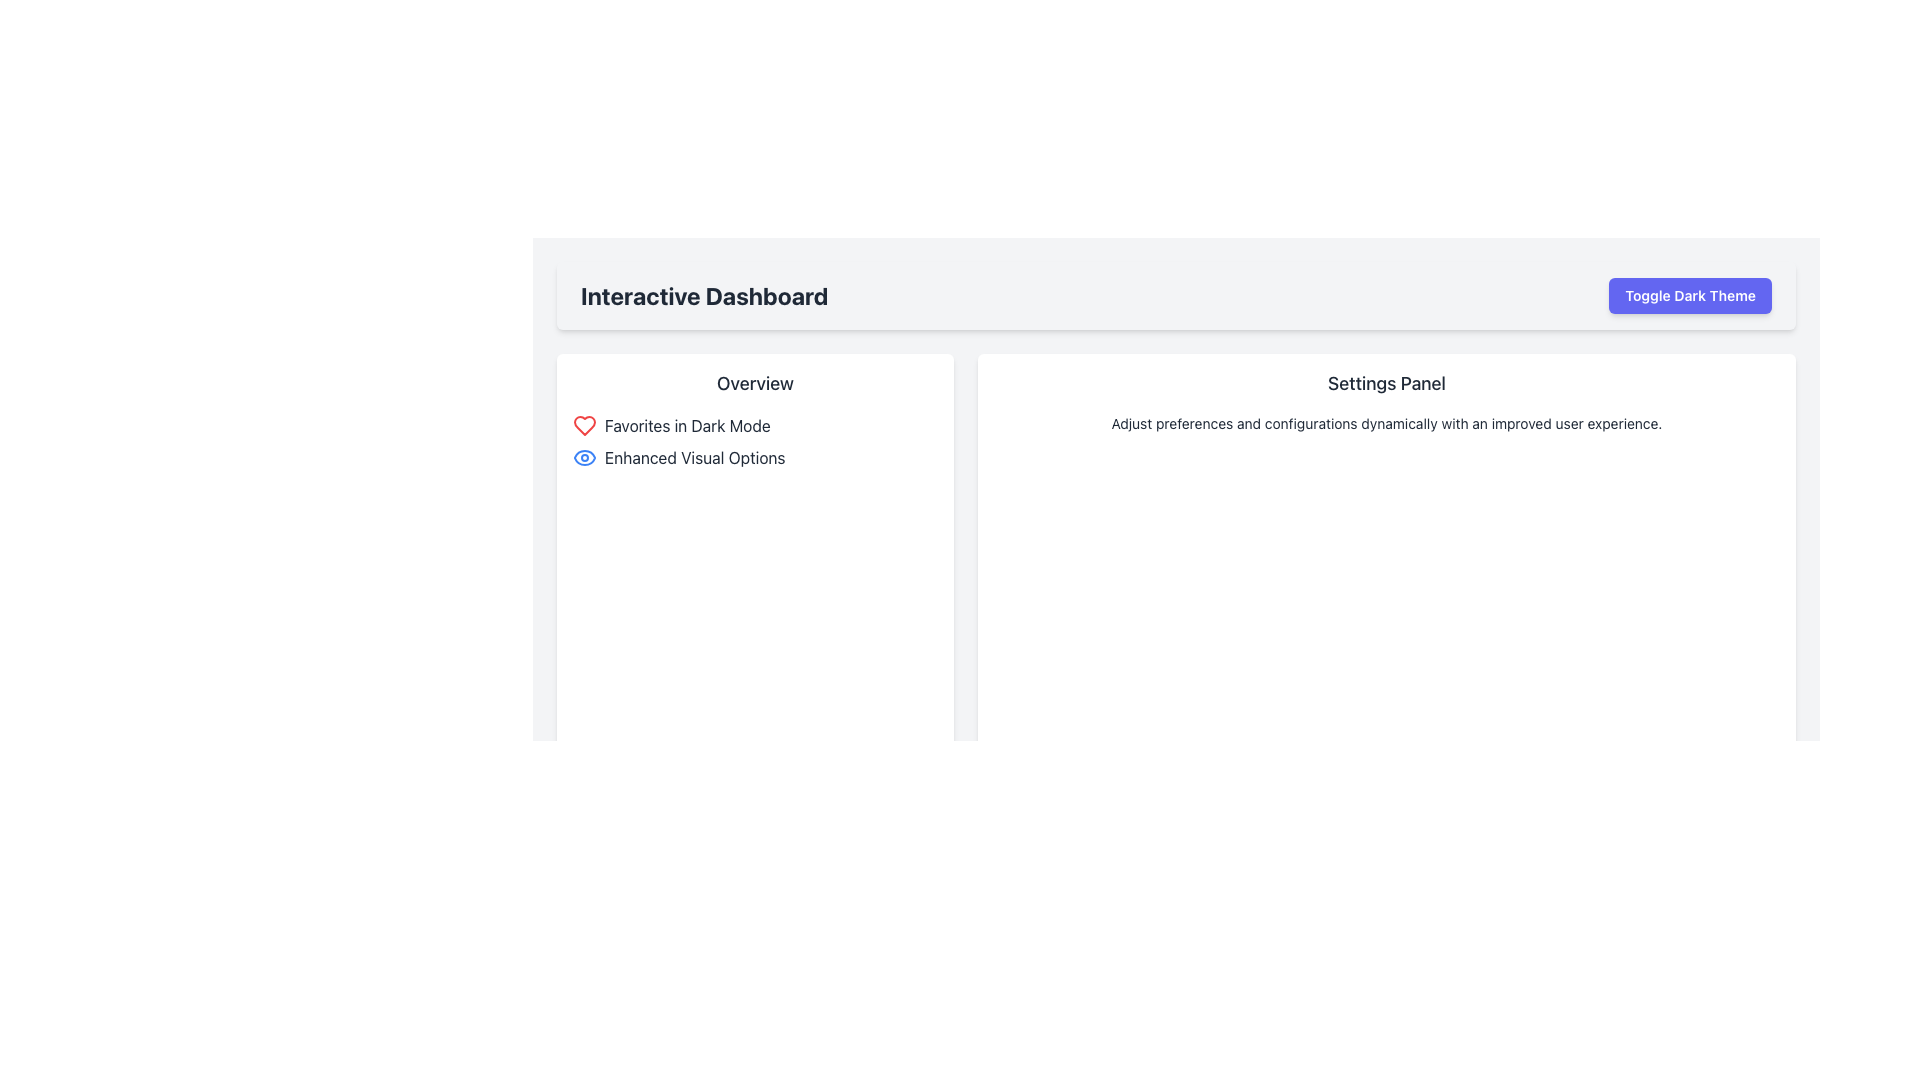 The image size is (1920, 1080). Describe the element at coordinates (584, 424) in the screenshot. I see `the red heart-shaped icon outlined with a white fill, located to the left of the text 'Favorites in Dark Mode' in the top-left segment of the 'Overview' section` at that location.